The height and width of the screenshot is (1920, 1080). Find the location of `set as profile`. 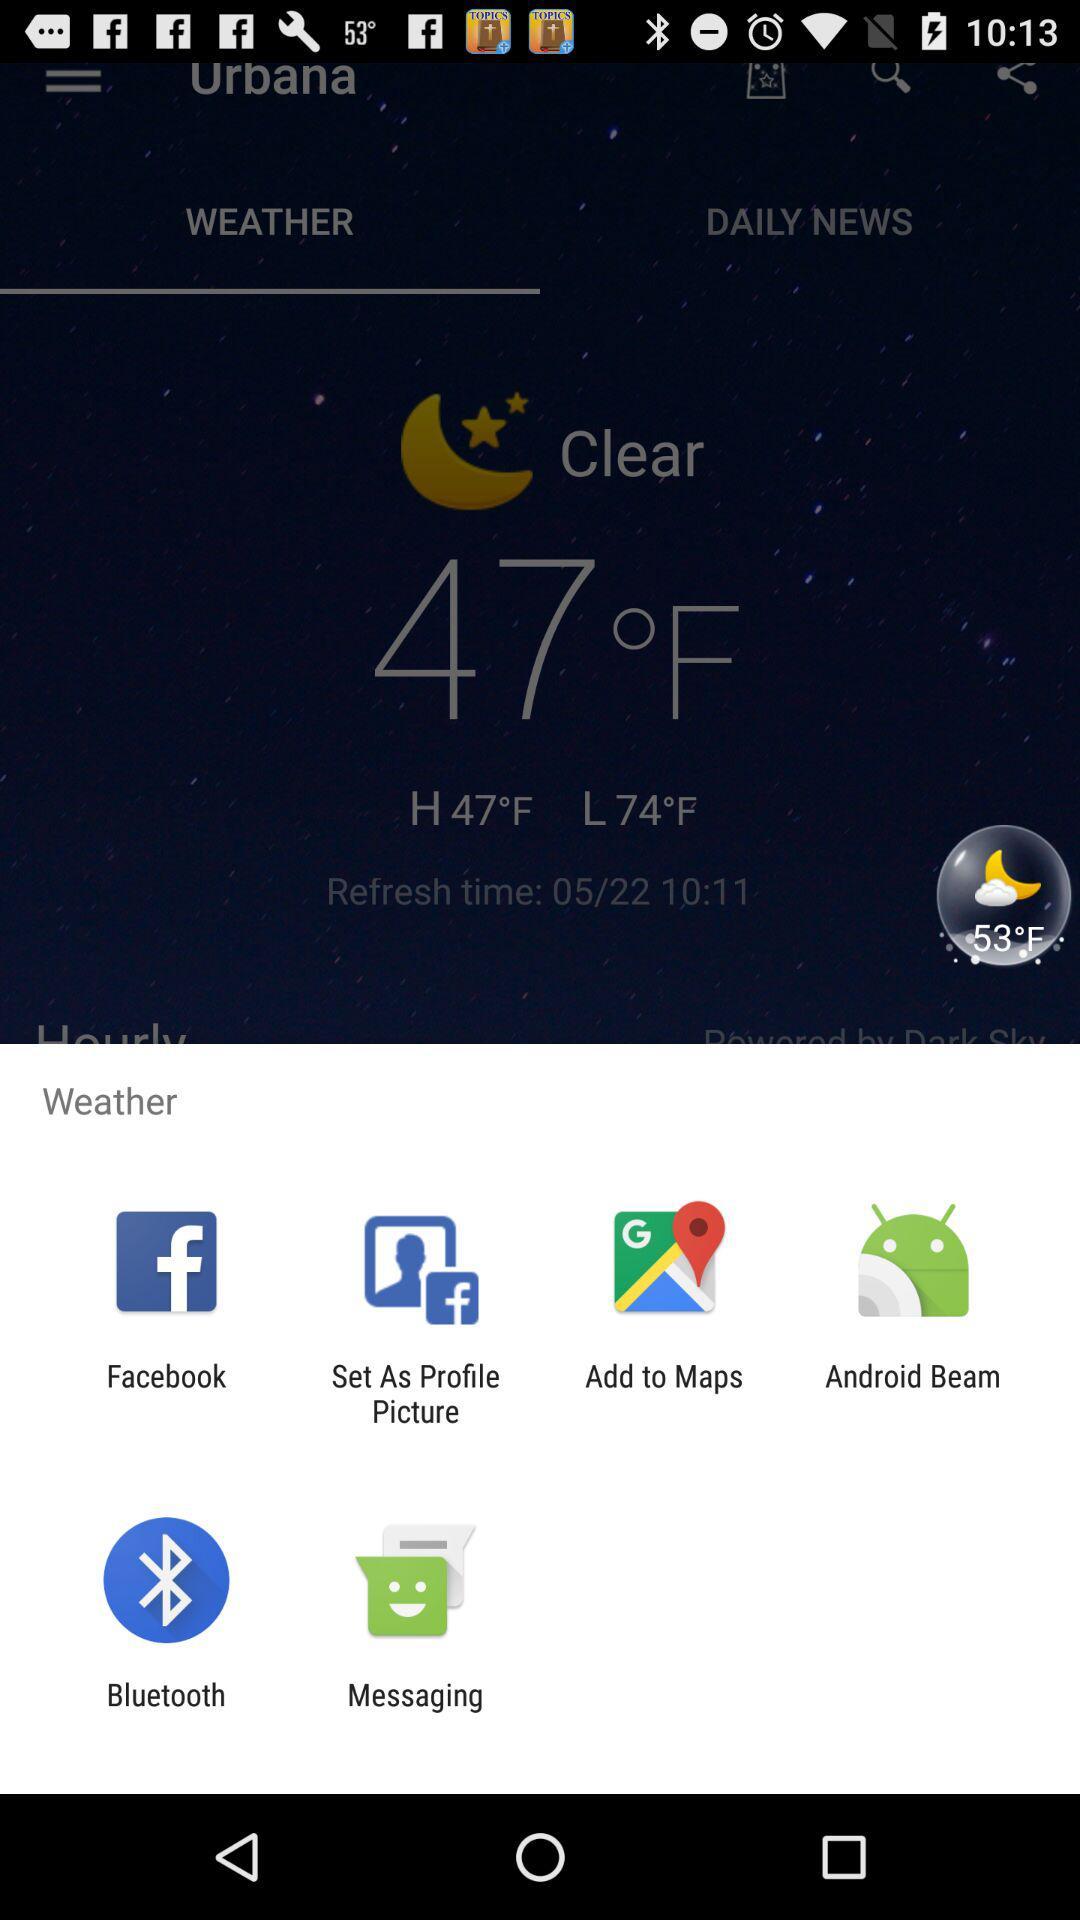

set as profile is located at coordinates (414, 1392).